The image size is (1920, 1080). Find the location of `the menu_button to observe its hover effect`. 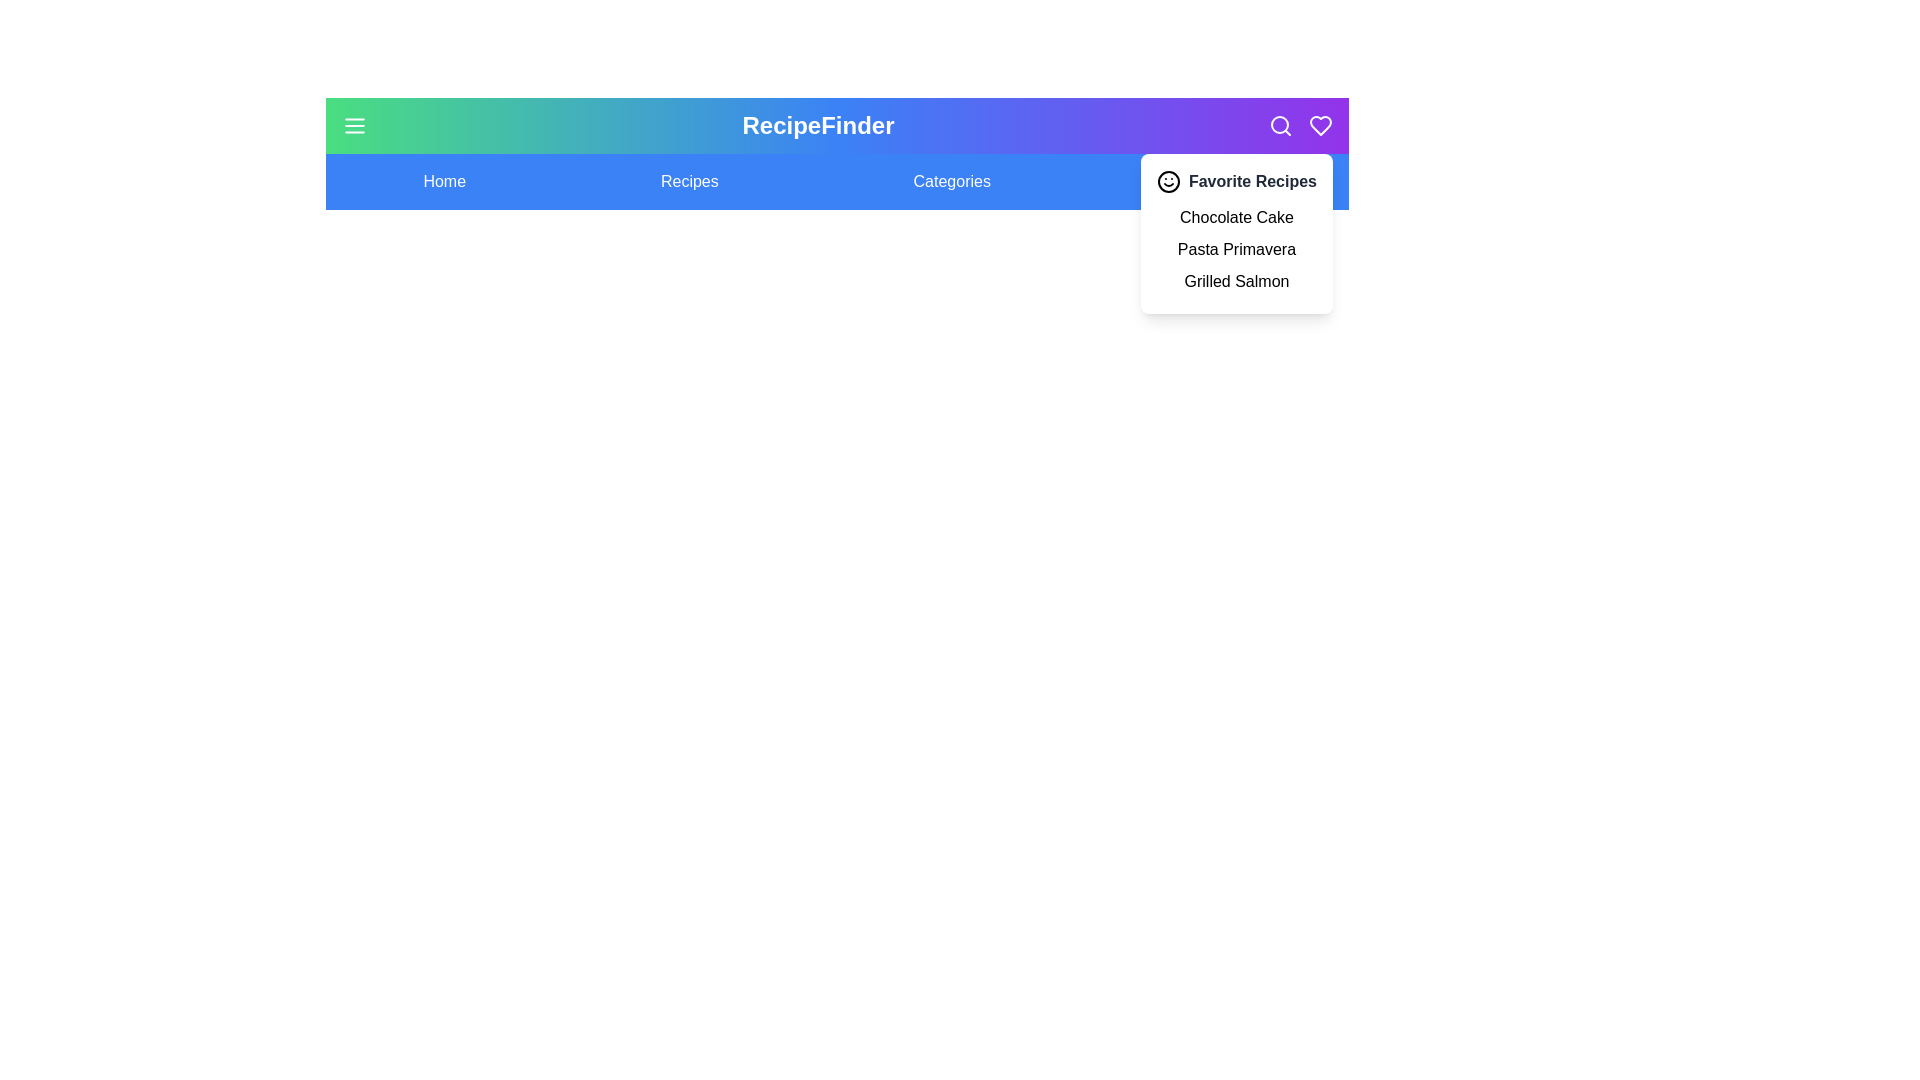

the menu_button to observe its hover effect is located at coordinates (355, 126).